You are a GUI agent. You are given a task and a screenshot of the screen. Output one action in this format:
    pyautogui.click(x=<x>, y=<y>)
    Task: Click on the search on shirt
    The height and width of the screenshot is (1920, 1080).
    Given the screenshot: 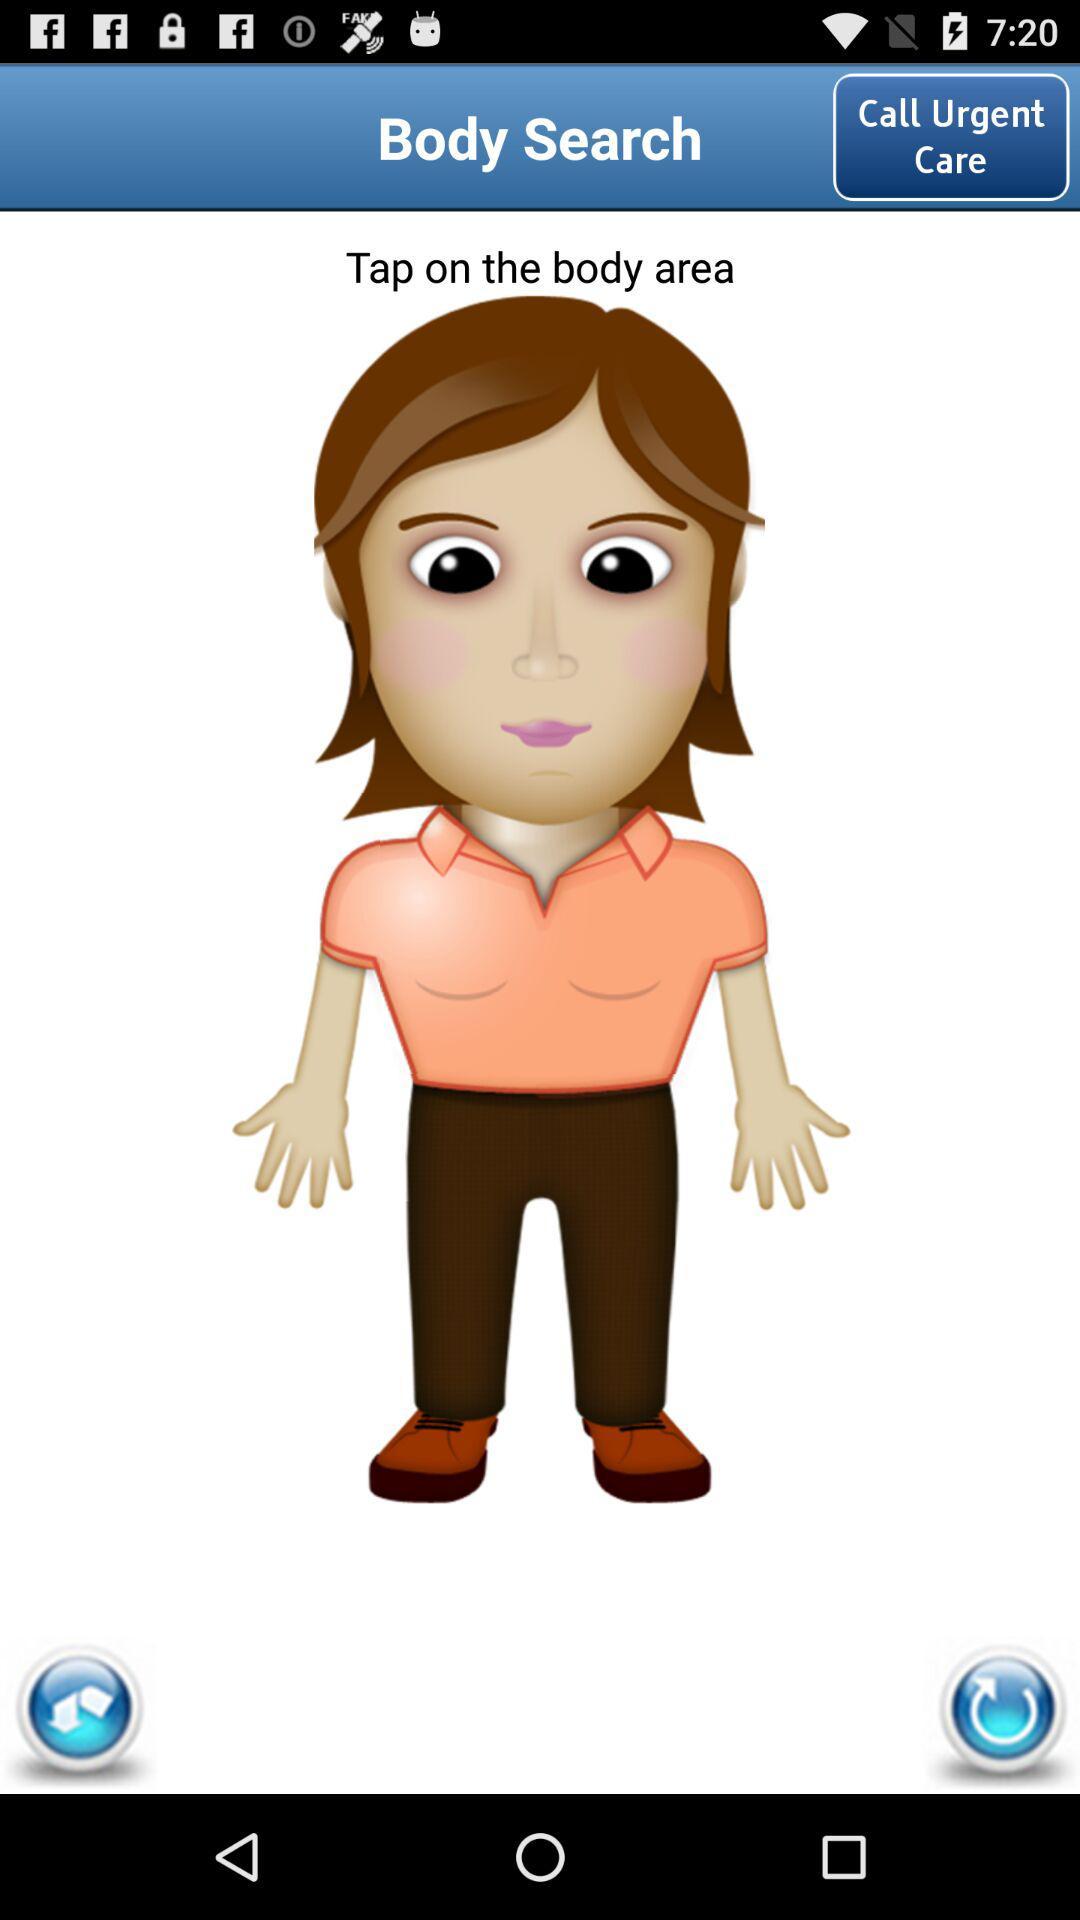 What is the action you would take?
    pyautogui.click(x=538, y=1033)
    